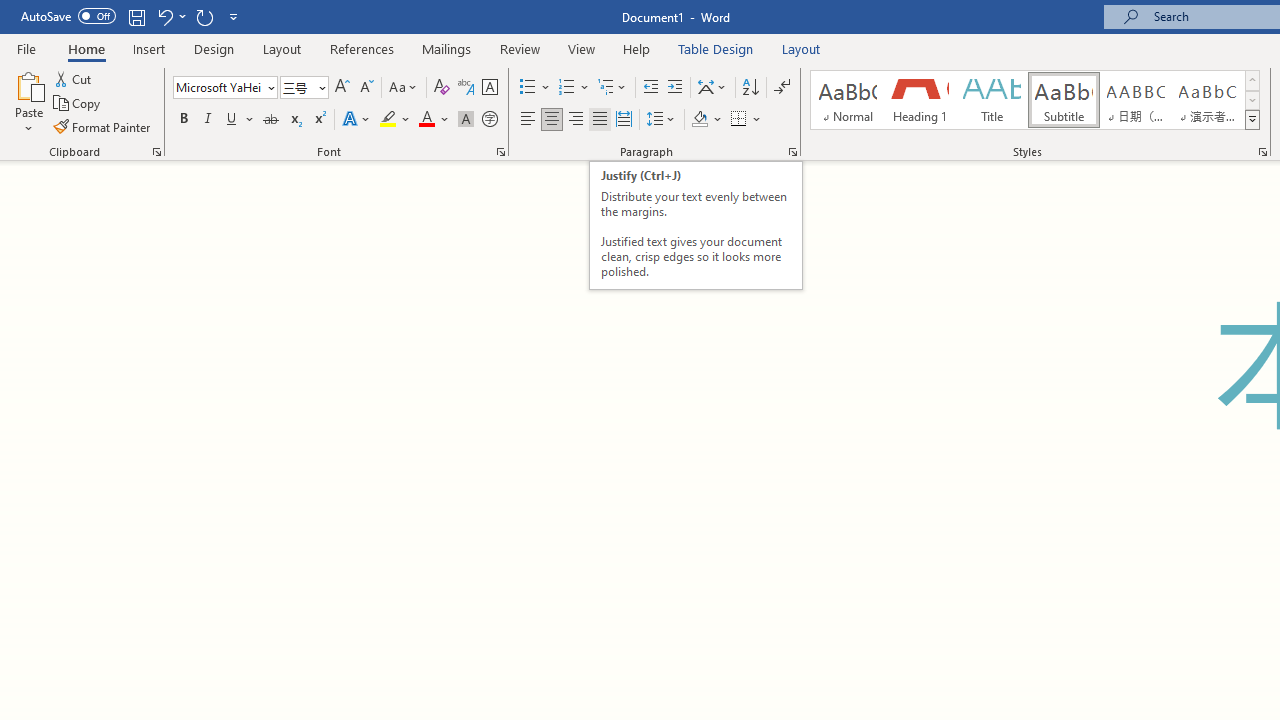 The height and width of the screenshot is (720, 1280). Describe the element at coordinates (528, 119) in the screenshot. I see `'Align Left'` at that location.